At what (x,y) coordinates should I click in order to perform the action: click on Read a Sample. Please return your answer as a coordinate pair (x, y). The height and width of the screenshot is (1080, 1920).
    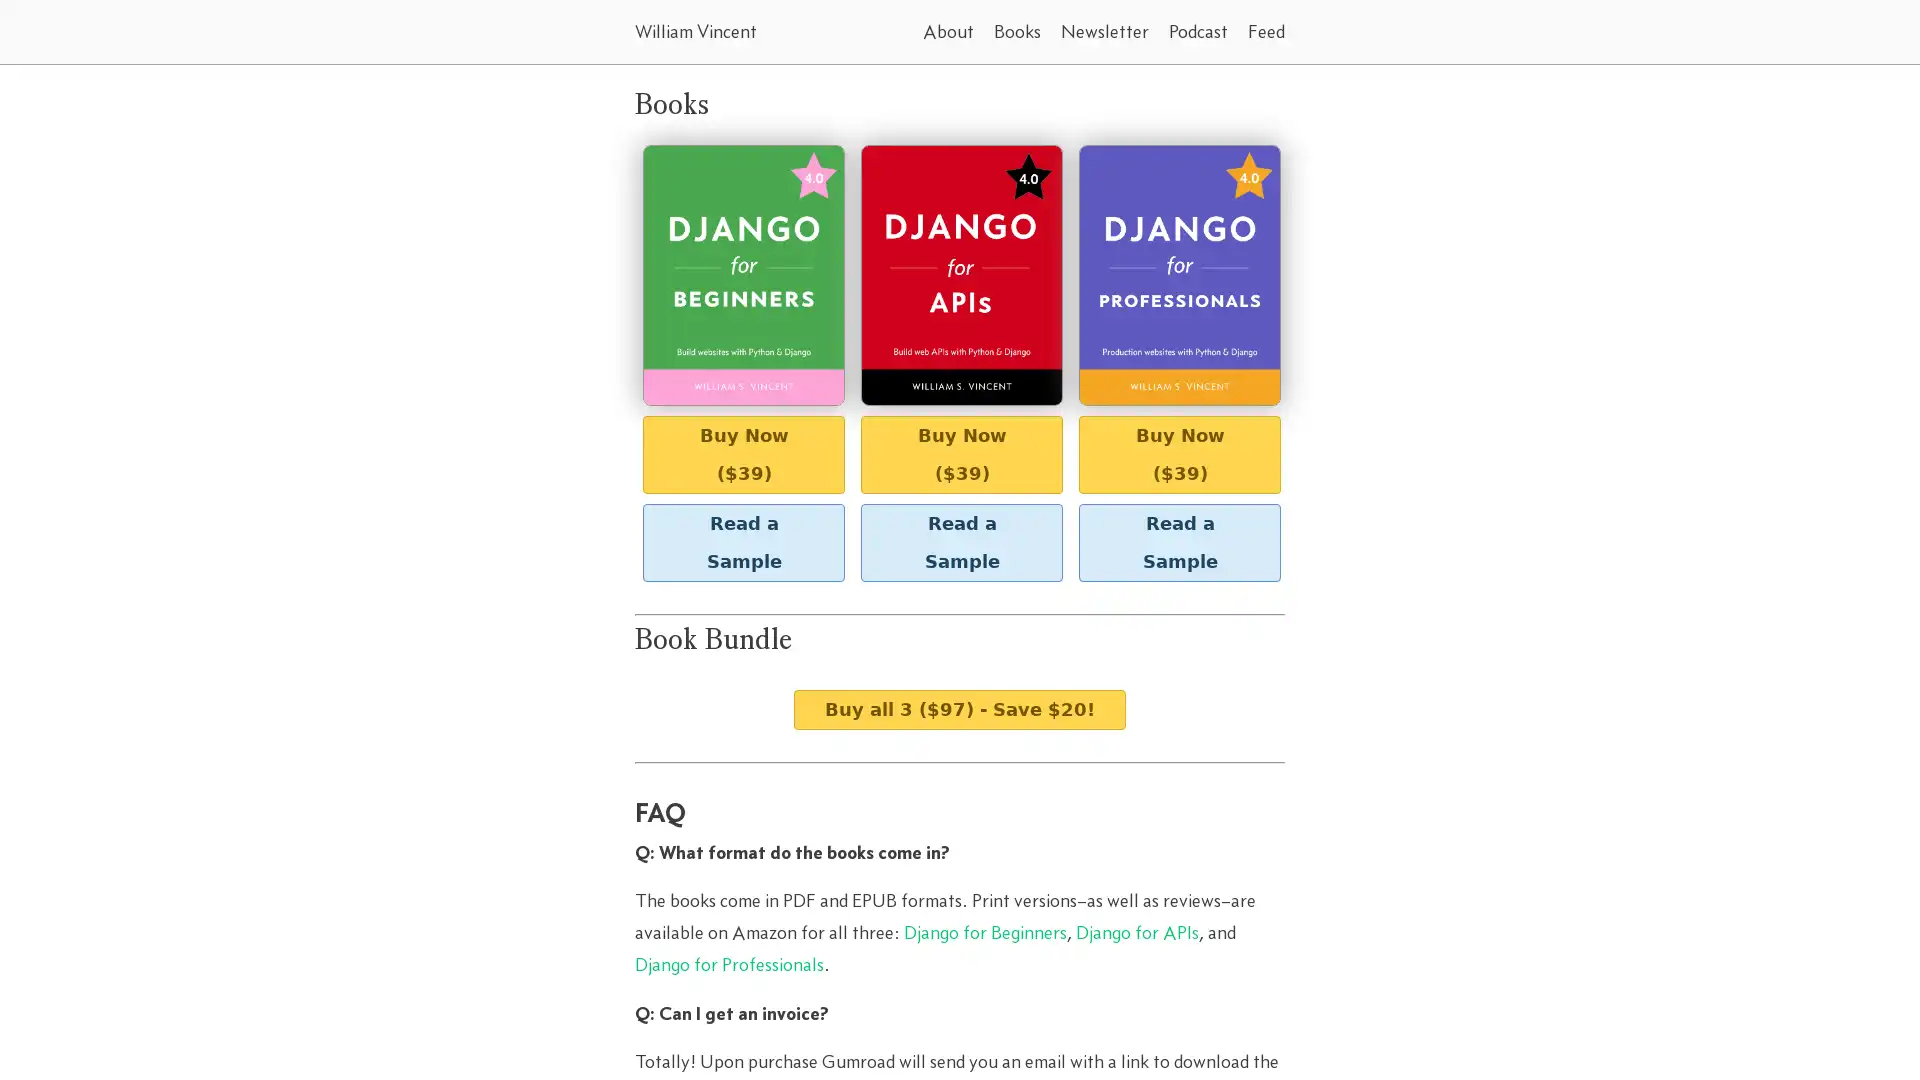
    Looking at the image, I should click on (743, 542).